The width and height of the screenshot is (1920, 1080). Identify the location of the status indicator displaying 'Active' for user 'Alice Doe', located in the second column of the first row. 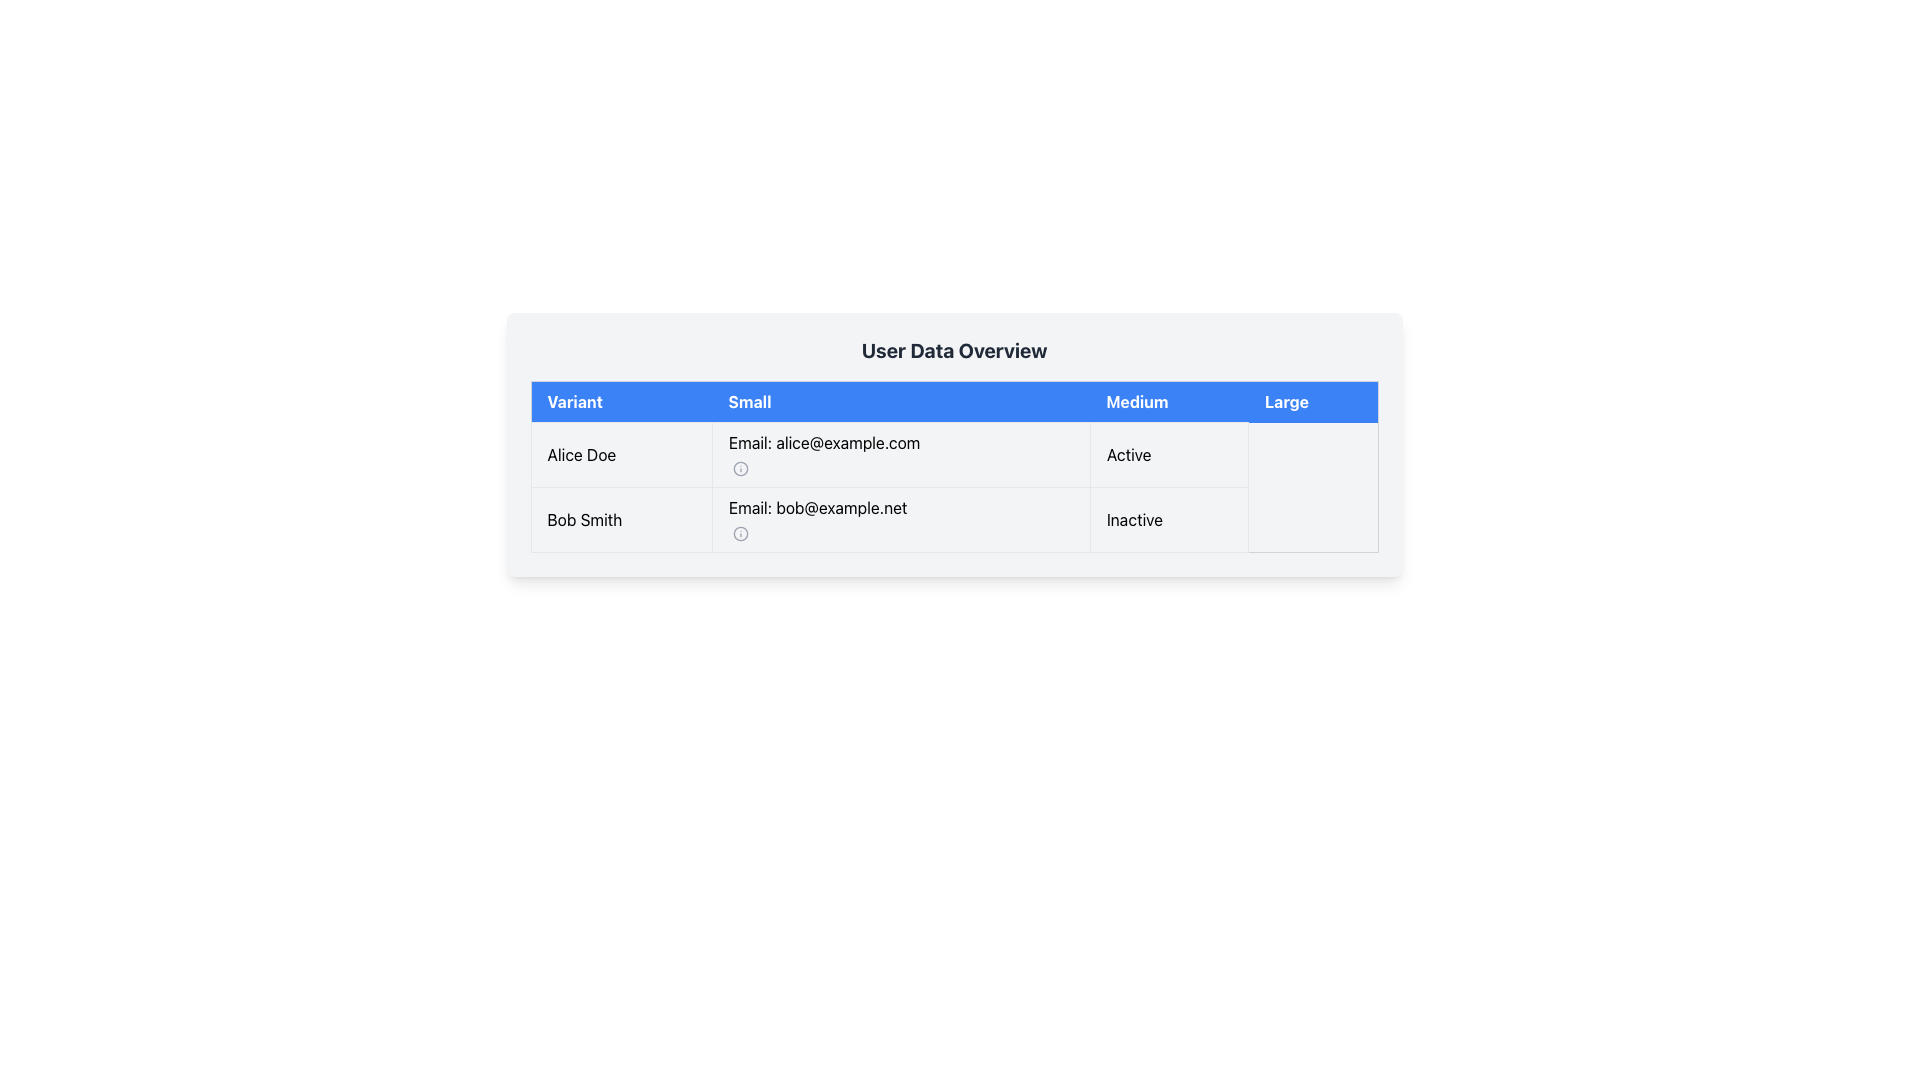
(1169, 455).